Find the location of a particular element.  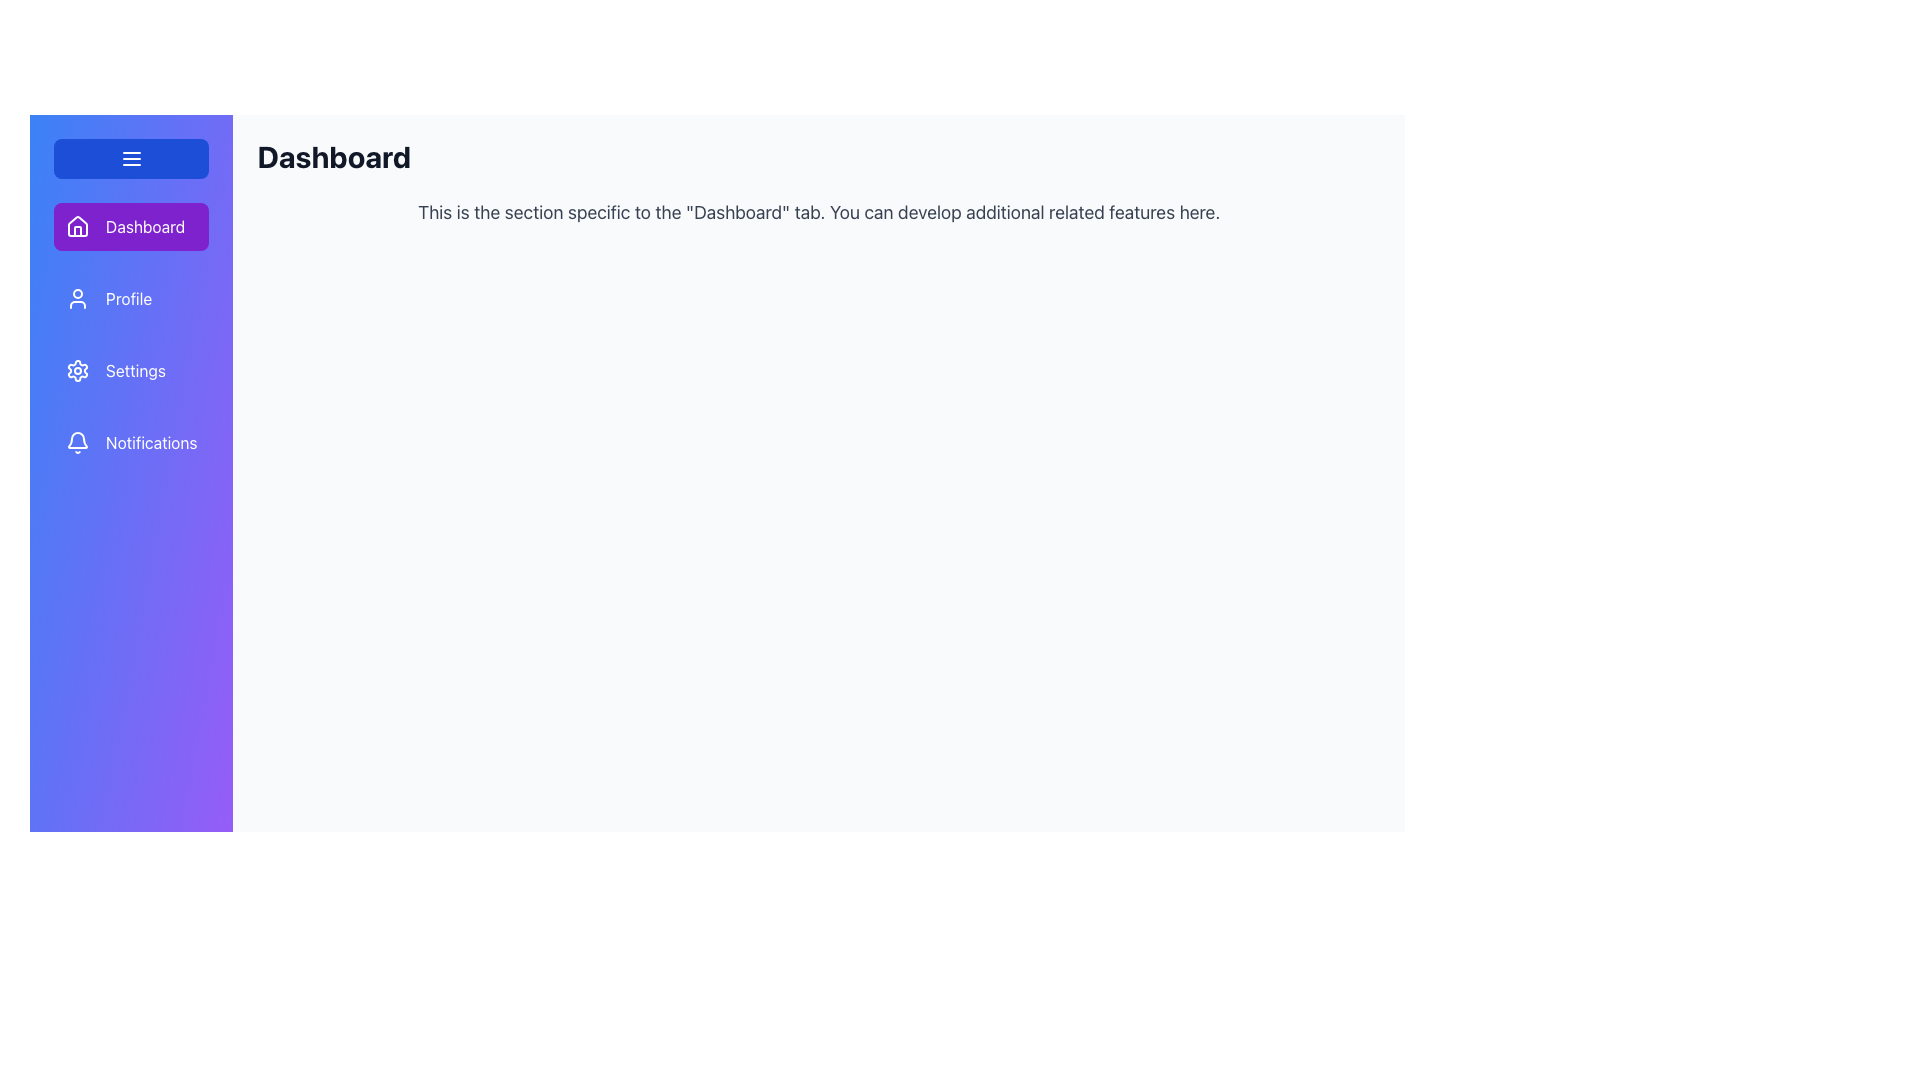

the 'Profile' button in the sidebar for keyboard navigation by moving the mouse pointer to its center is located at coordinates (130, 299).